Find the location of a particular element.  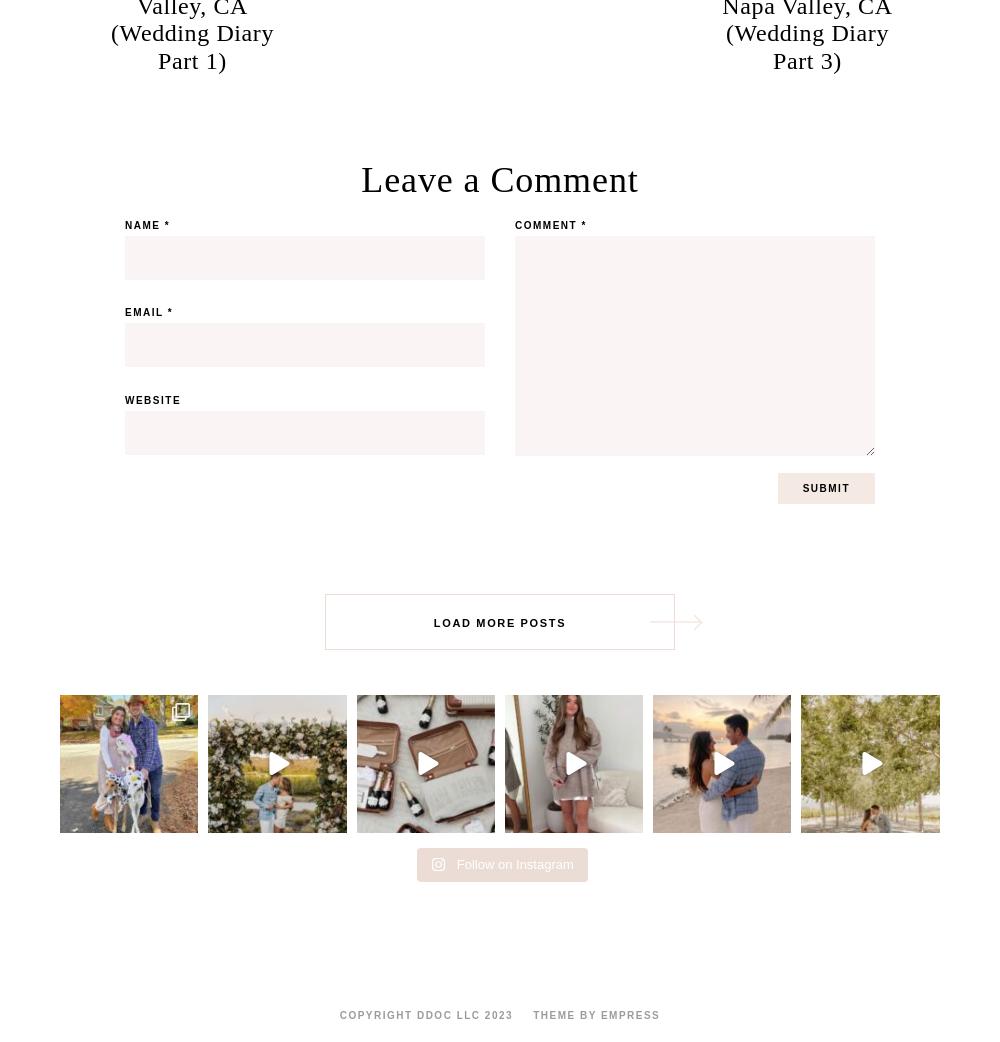

'Email' is located at coordinates (146, 312).